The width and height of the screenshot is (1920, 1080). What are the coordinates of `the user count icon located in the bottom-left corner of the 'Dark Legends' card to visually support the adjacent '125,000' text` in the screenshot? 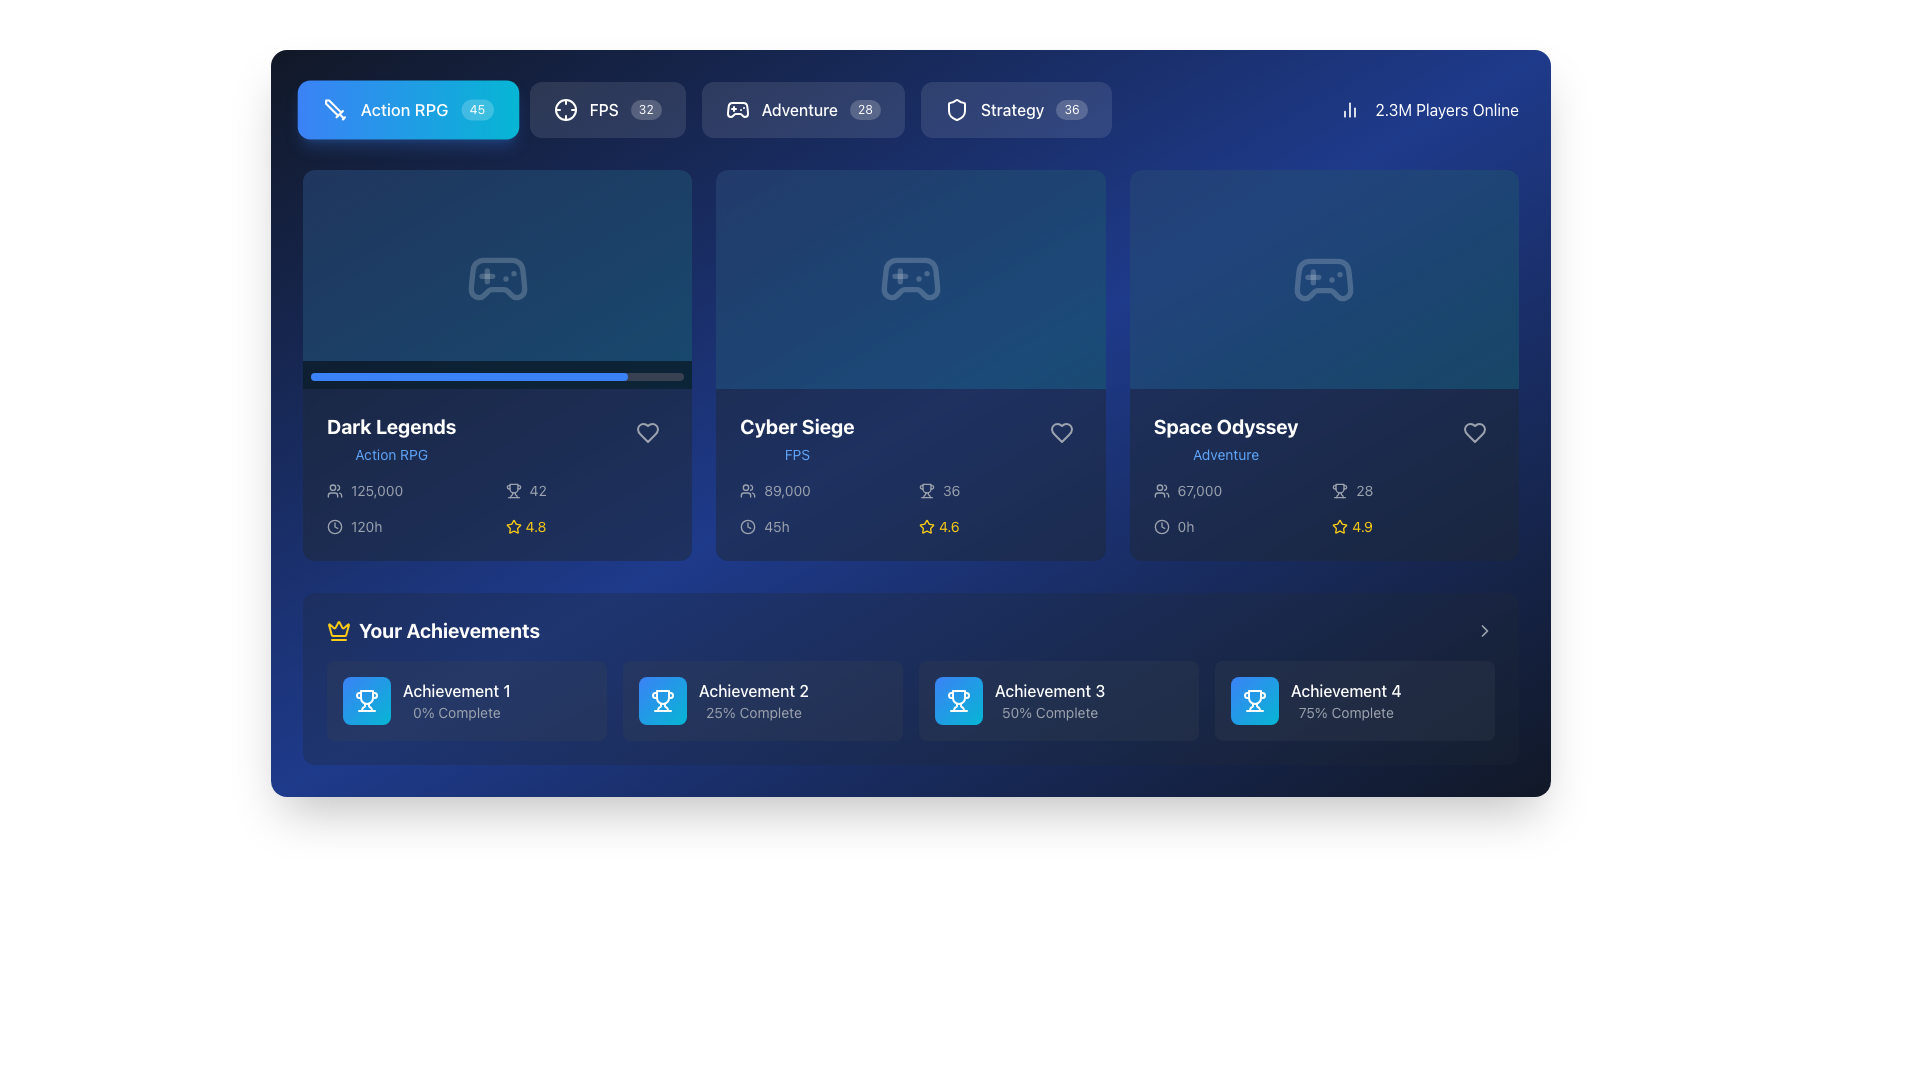 It's located at (335, 489).